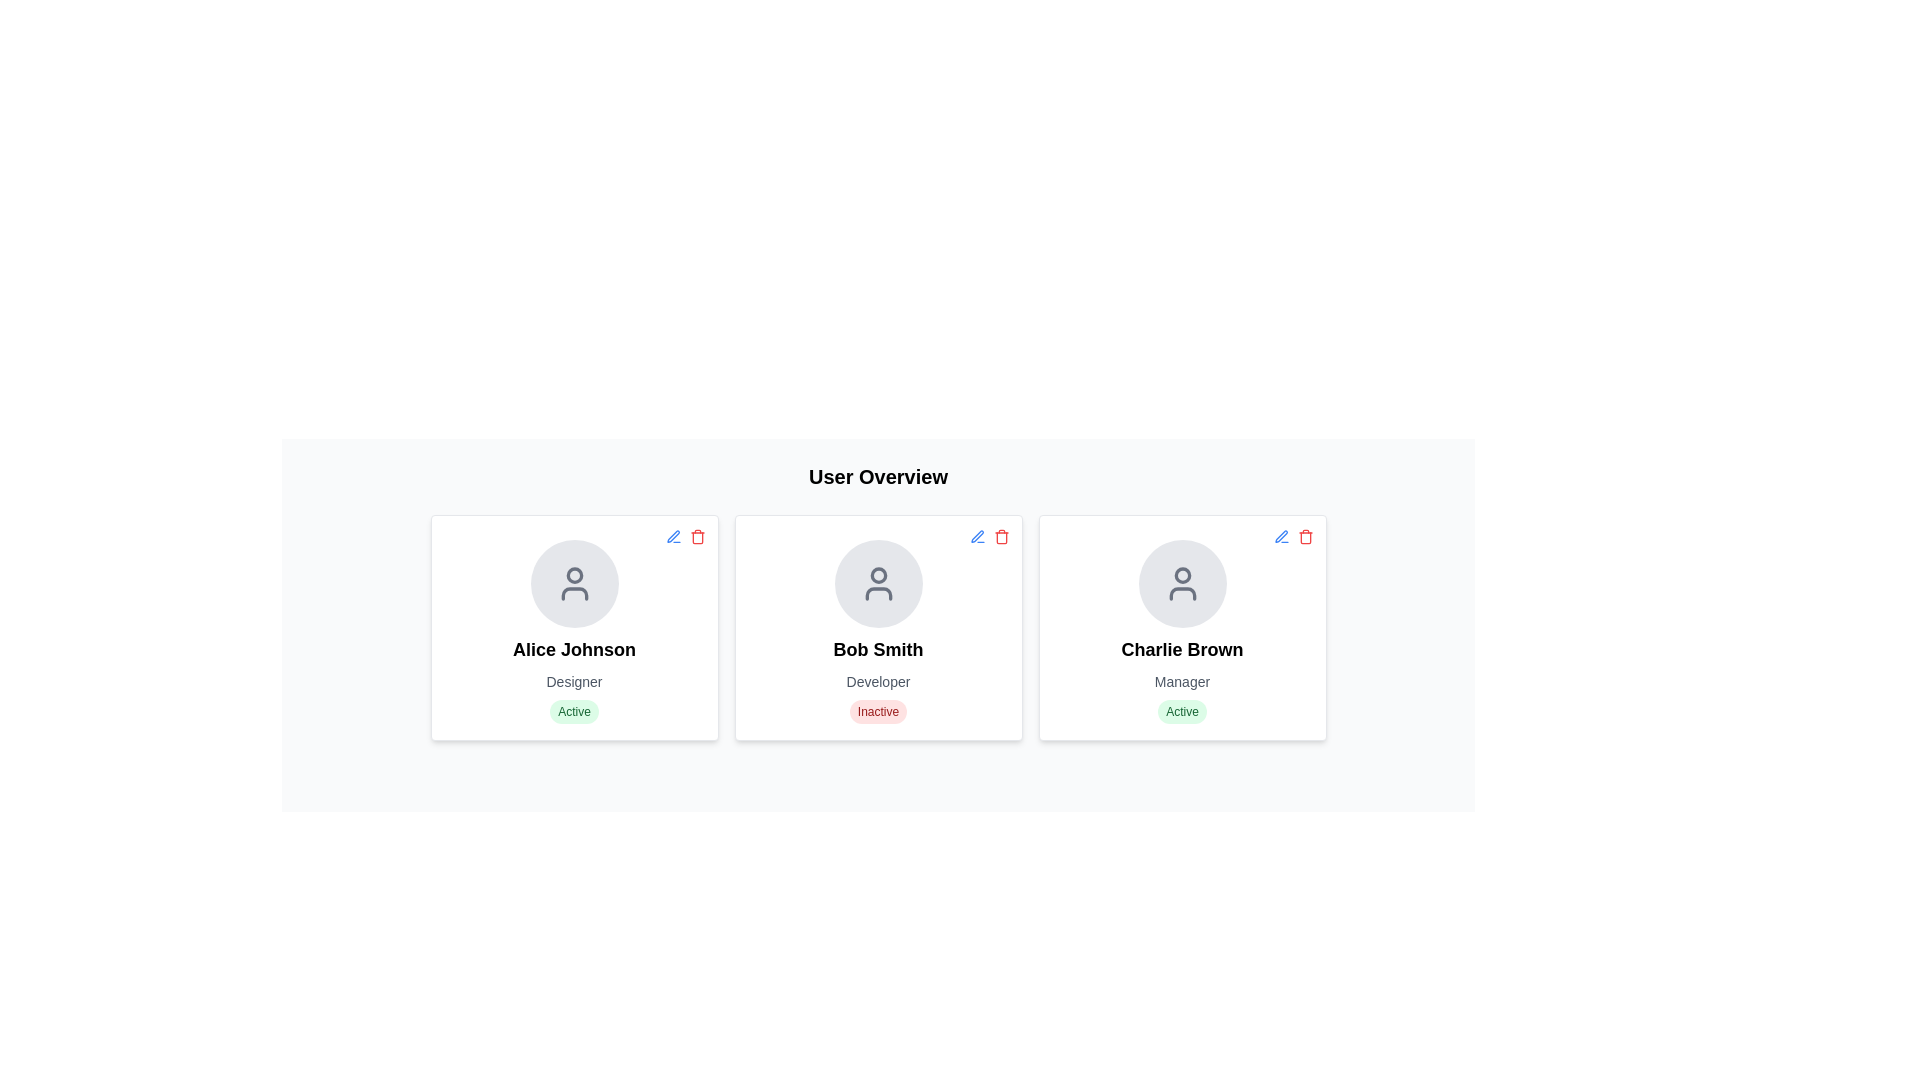 Image resolution: width=1920 pixels, height=1080 pixels. What do you see at coordinates (878, 583) in the screenshot?
I see `the user icon, which is a gray circular representation of a head and shoulders, located centrally within the card labeled 'Bob Smith'` at bounding box center [878, 583].